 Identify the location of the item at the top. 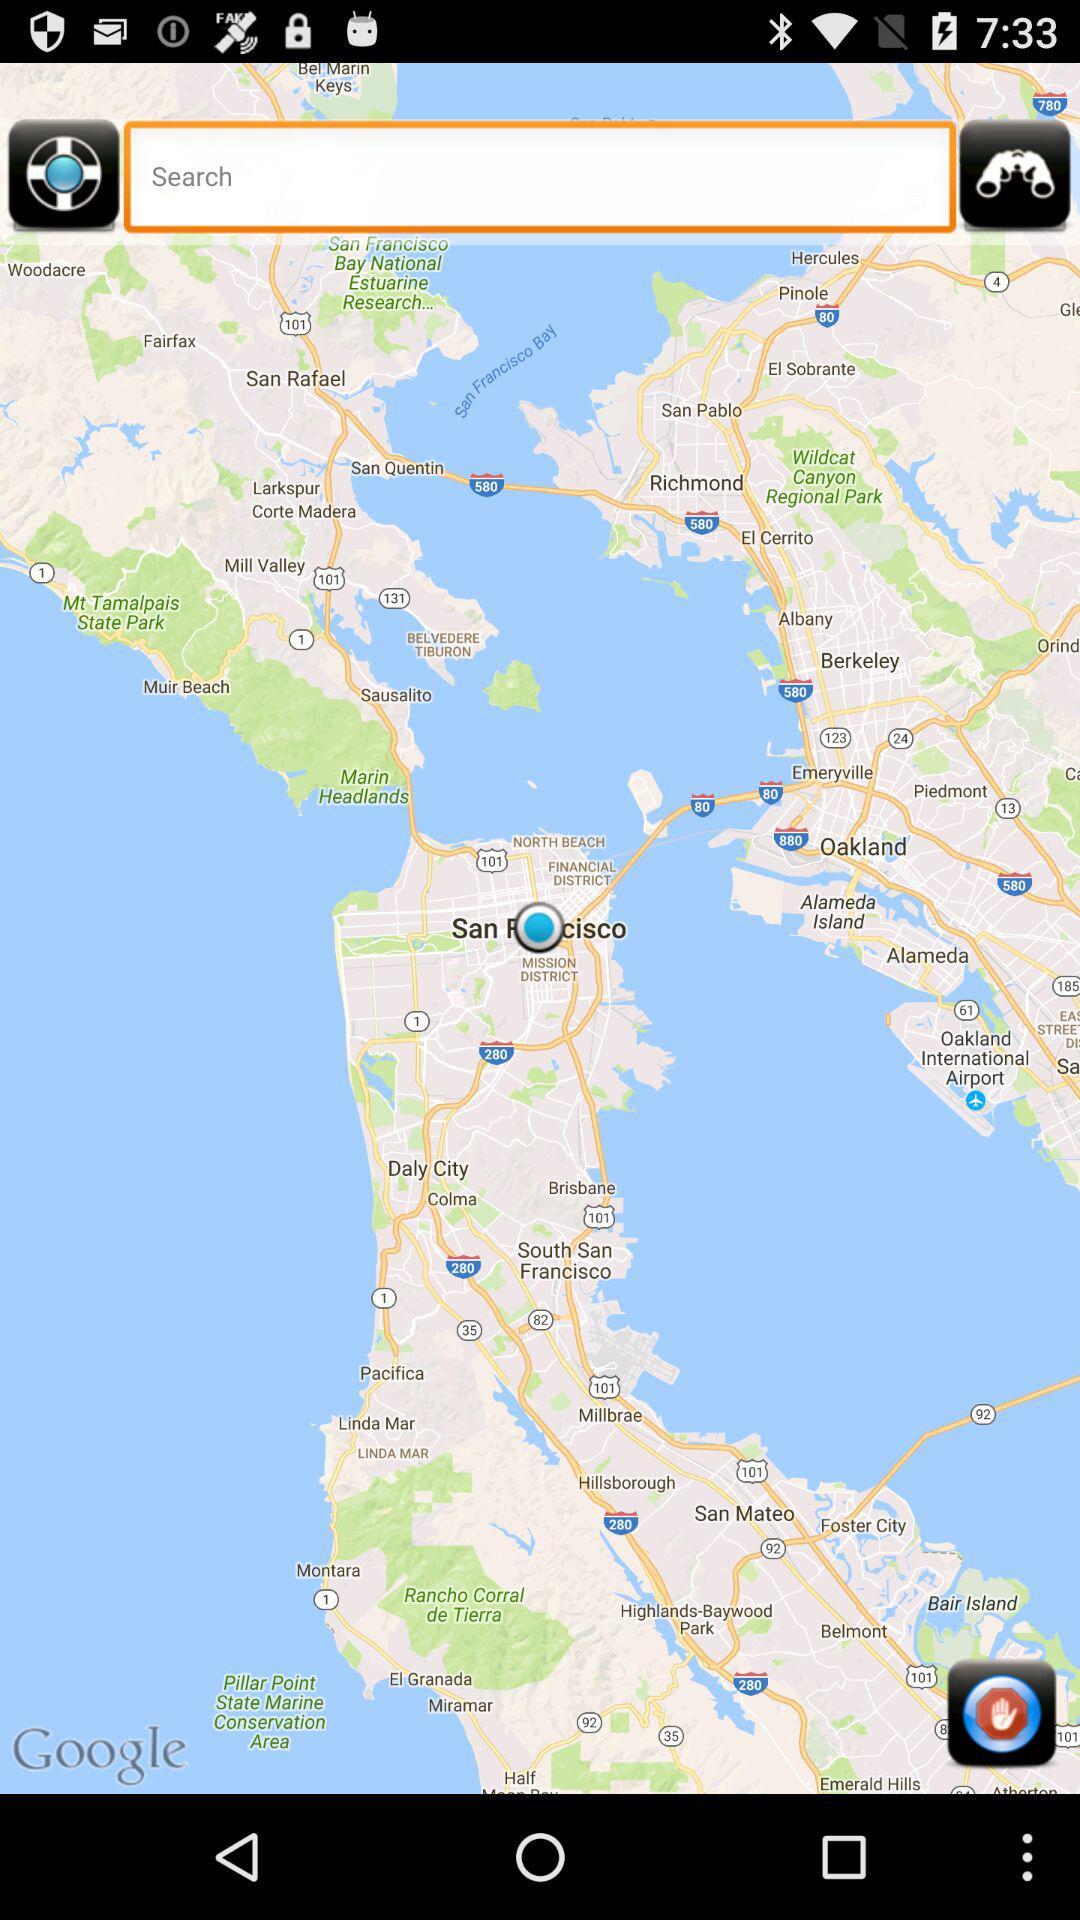
(540, 182).